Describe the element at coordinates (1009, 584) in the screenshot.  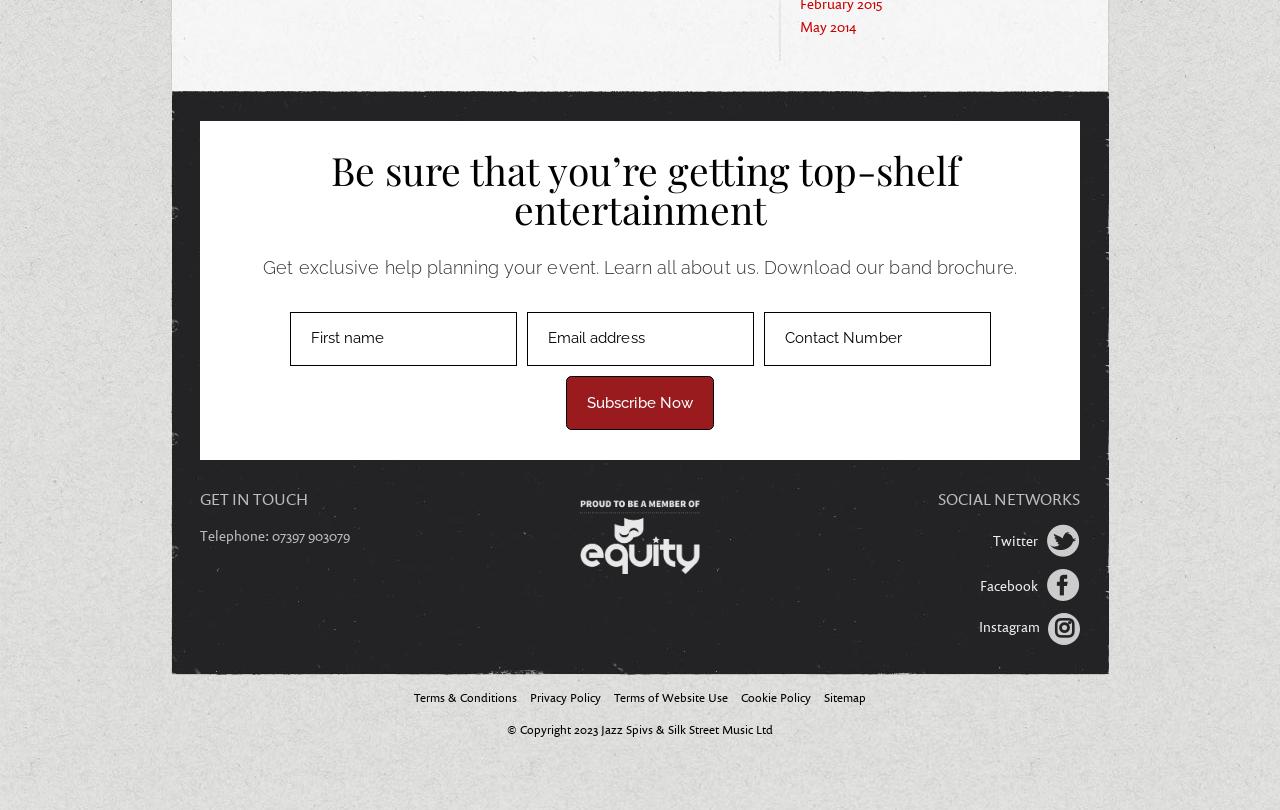
I see `'Facebook'` at that location.